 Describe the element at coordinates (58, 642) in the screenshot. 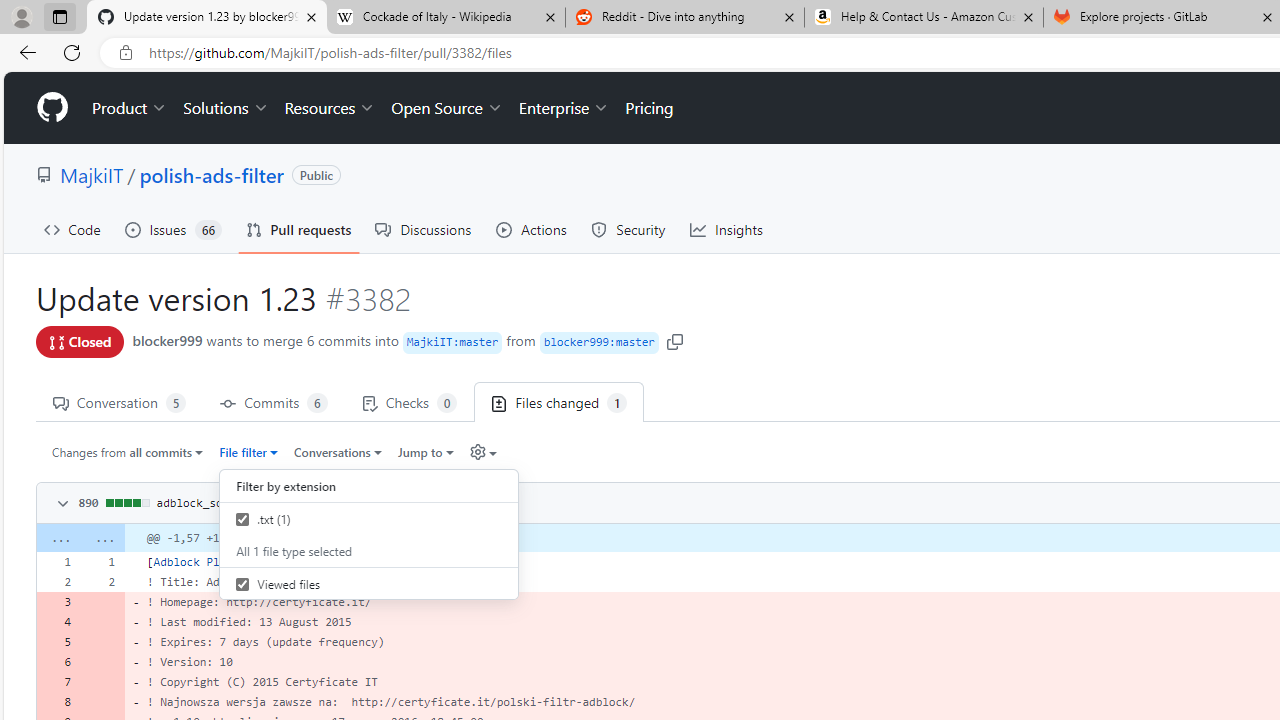

I see `'5'` at that location.